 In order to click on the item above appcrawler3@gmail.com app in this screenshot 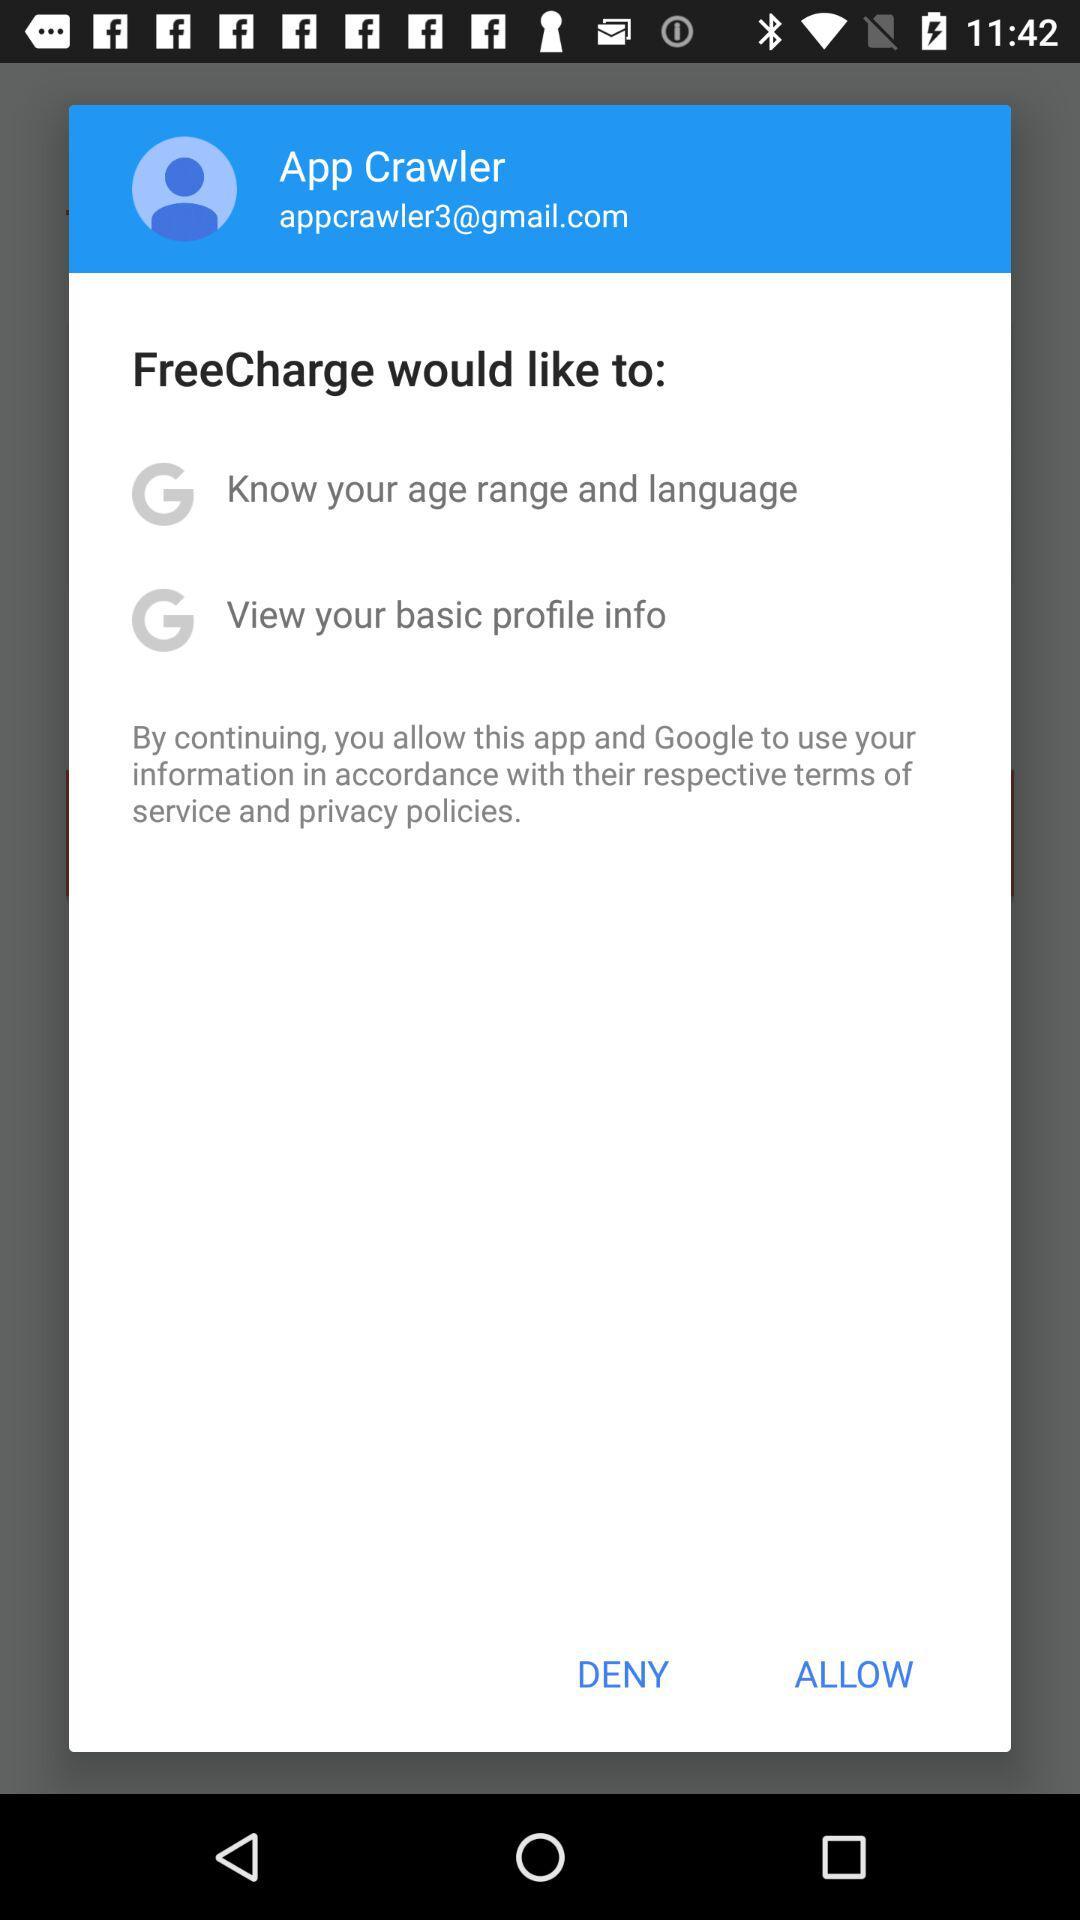, I will do `click(392, 164)`.